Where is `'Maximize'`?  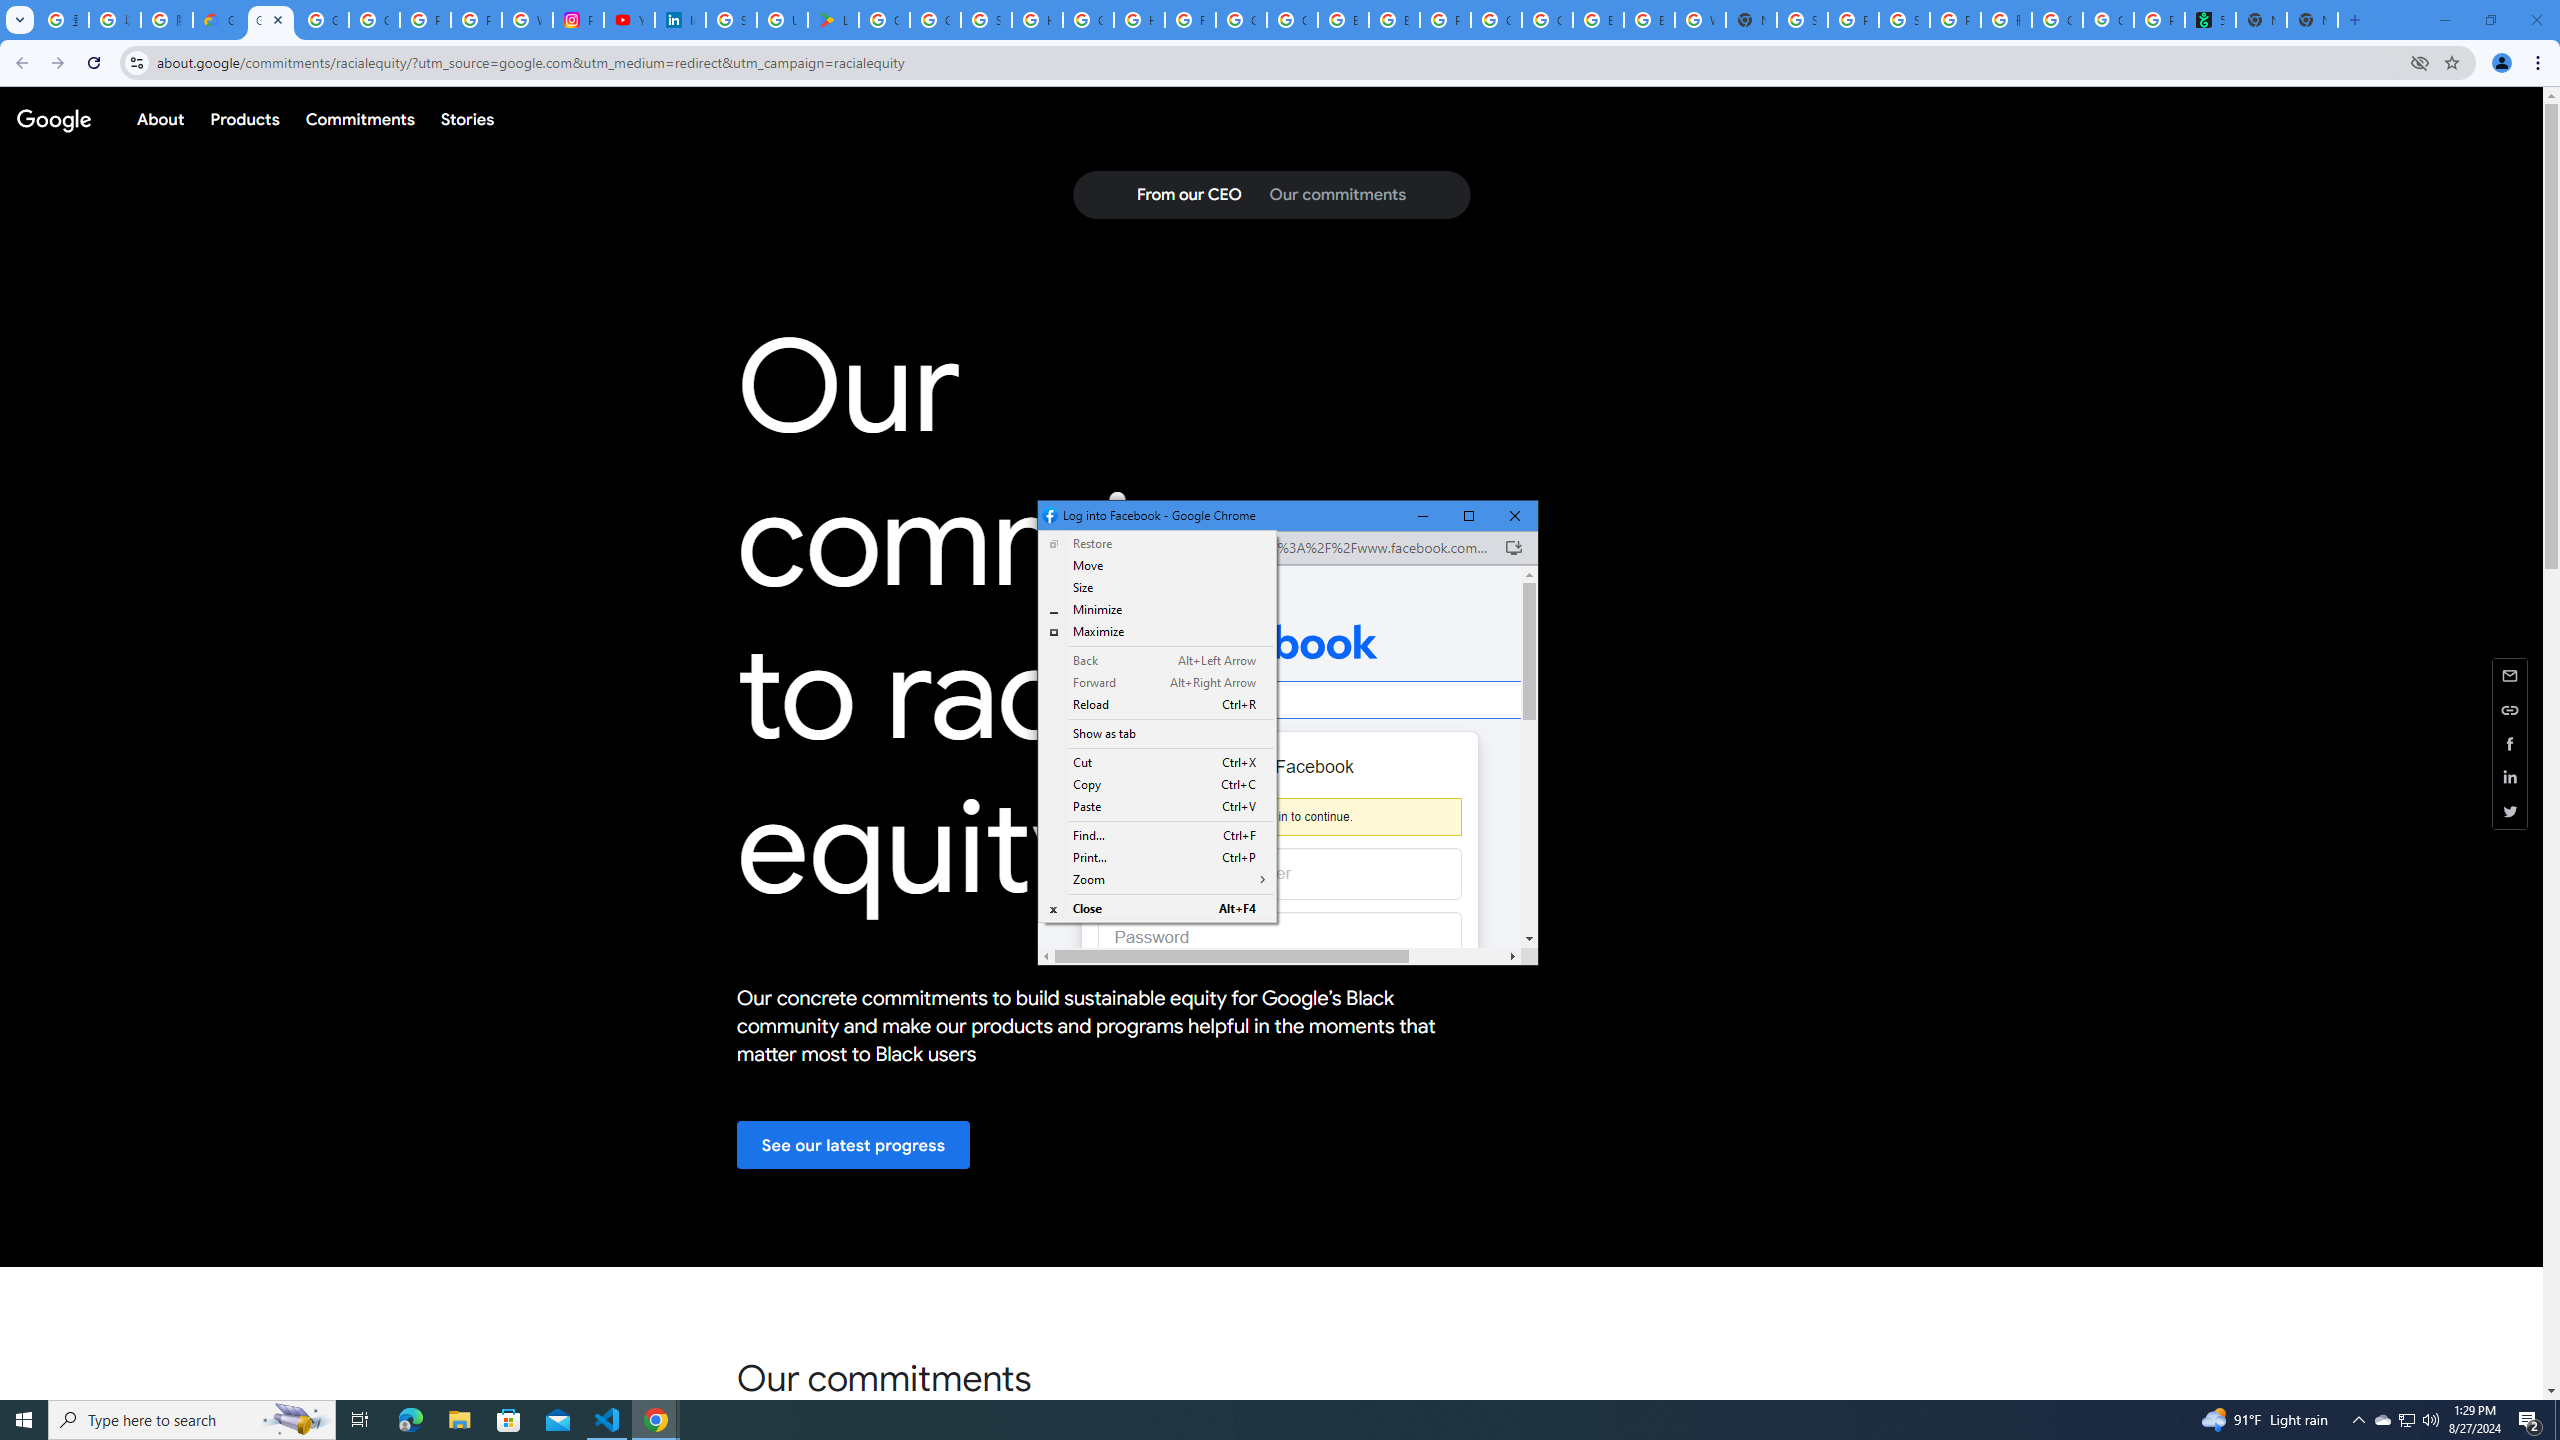 'Maximize' is located at coordinates (1157, 682).